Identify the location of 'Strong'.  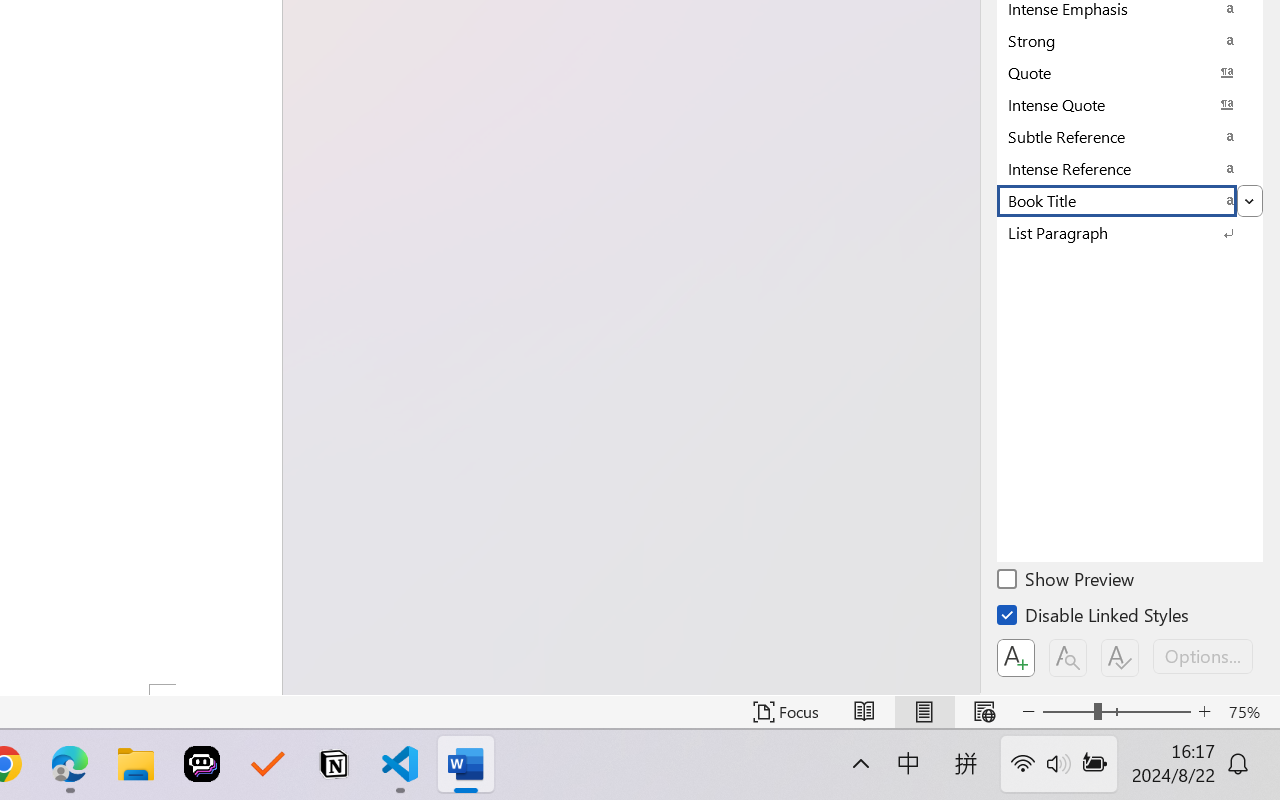
(1130, 39).